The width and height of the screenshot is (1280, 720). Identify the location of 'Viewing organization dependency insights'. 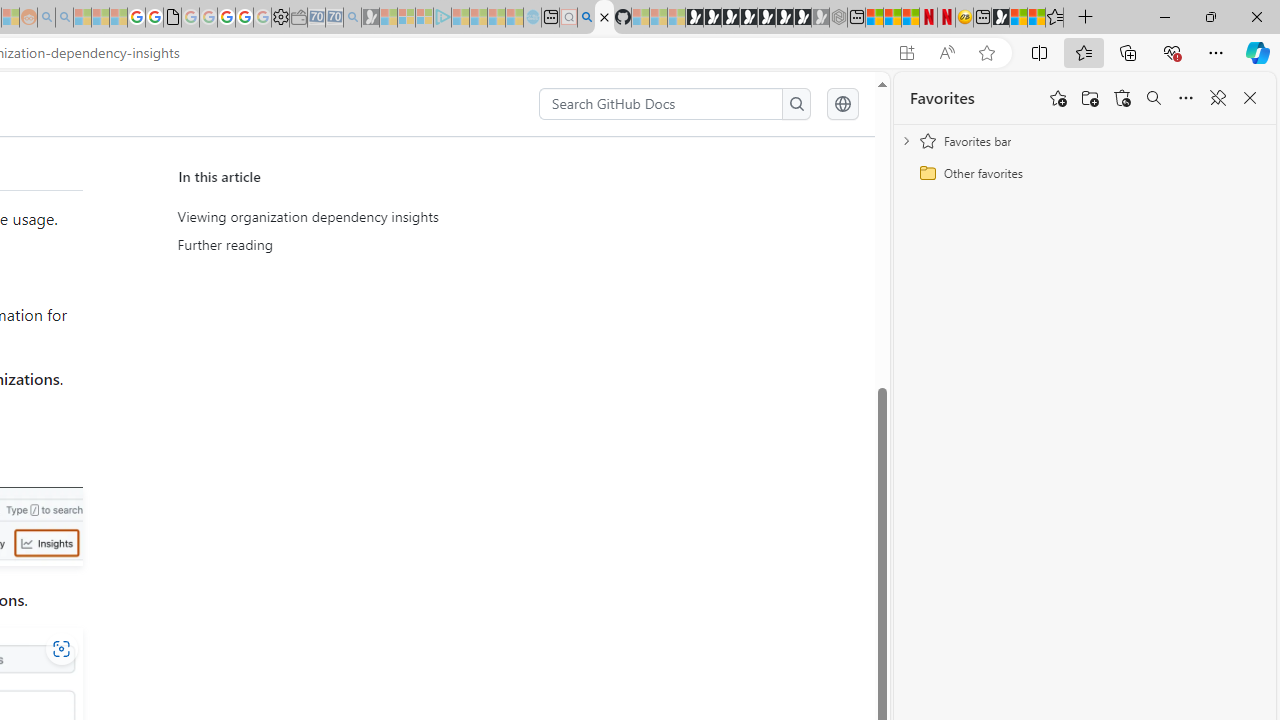
(366, 217).